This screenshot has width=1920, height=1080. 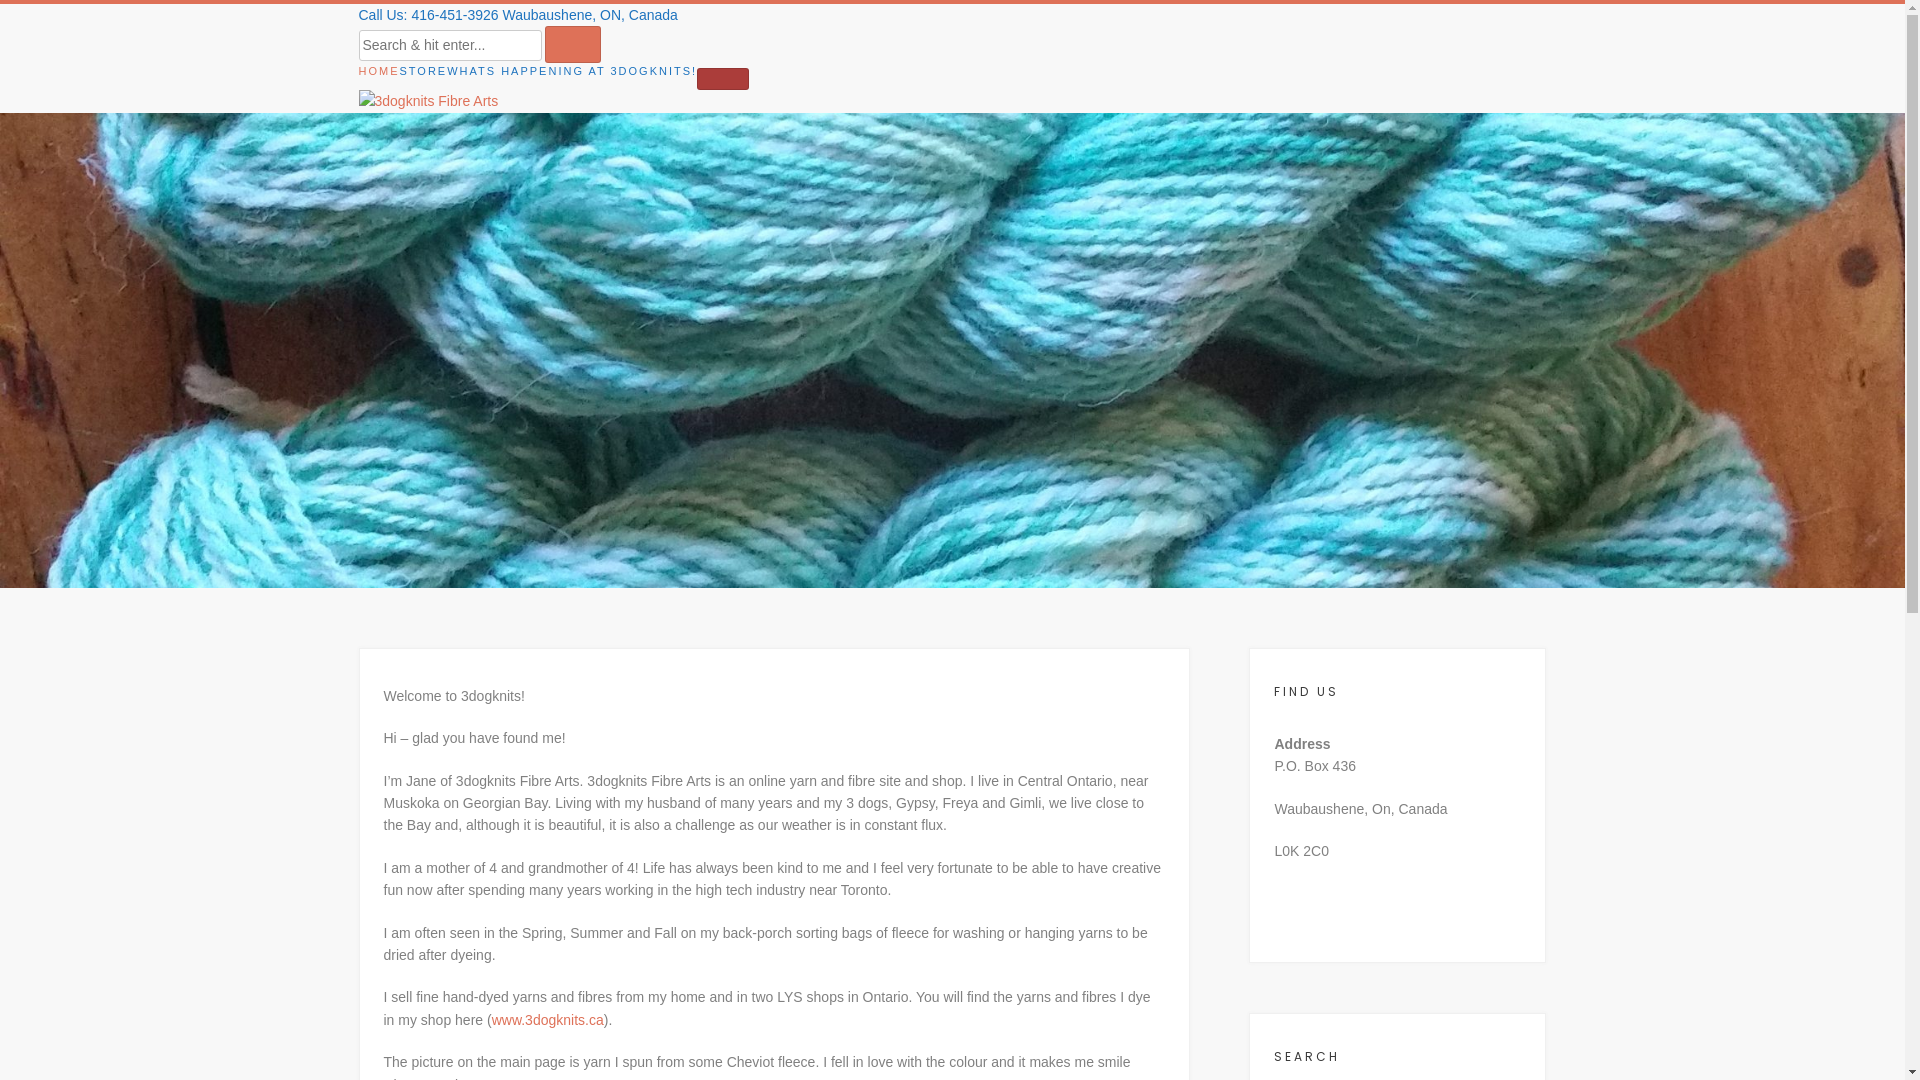 What do you see at coordinates (547, 1019) in the screenshot?
I see `'www.3dogknits.ca'` at bounding box center [547, 1019].